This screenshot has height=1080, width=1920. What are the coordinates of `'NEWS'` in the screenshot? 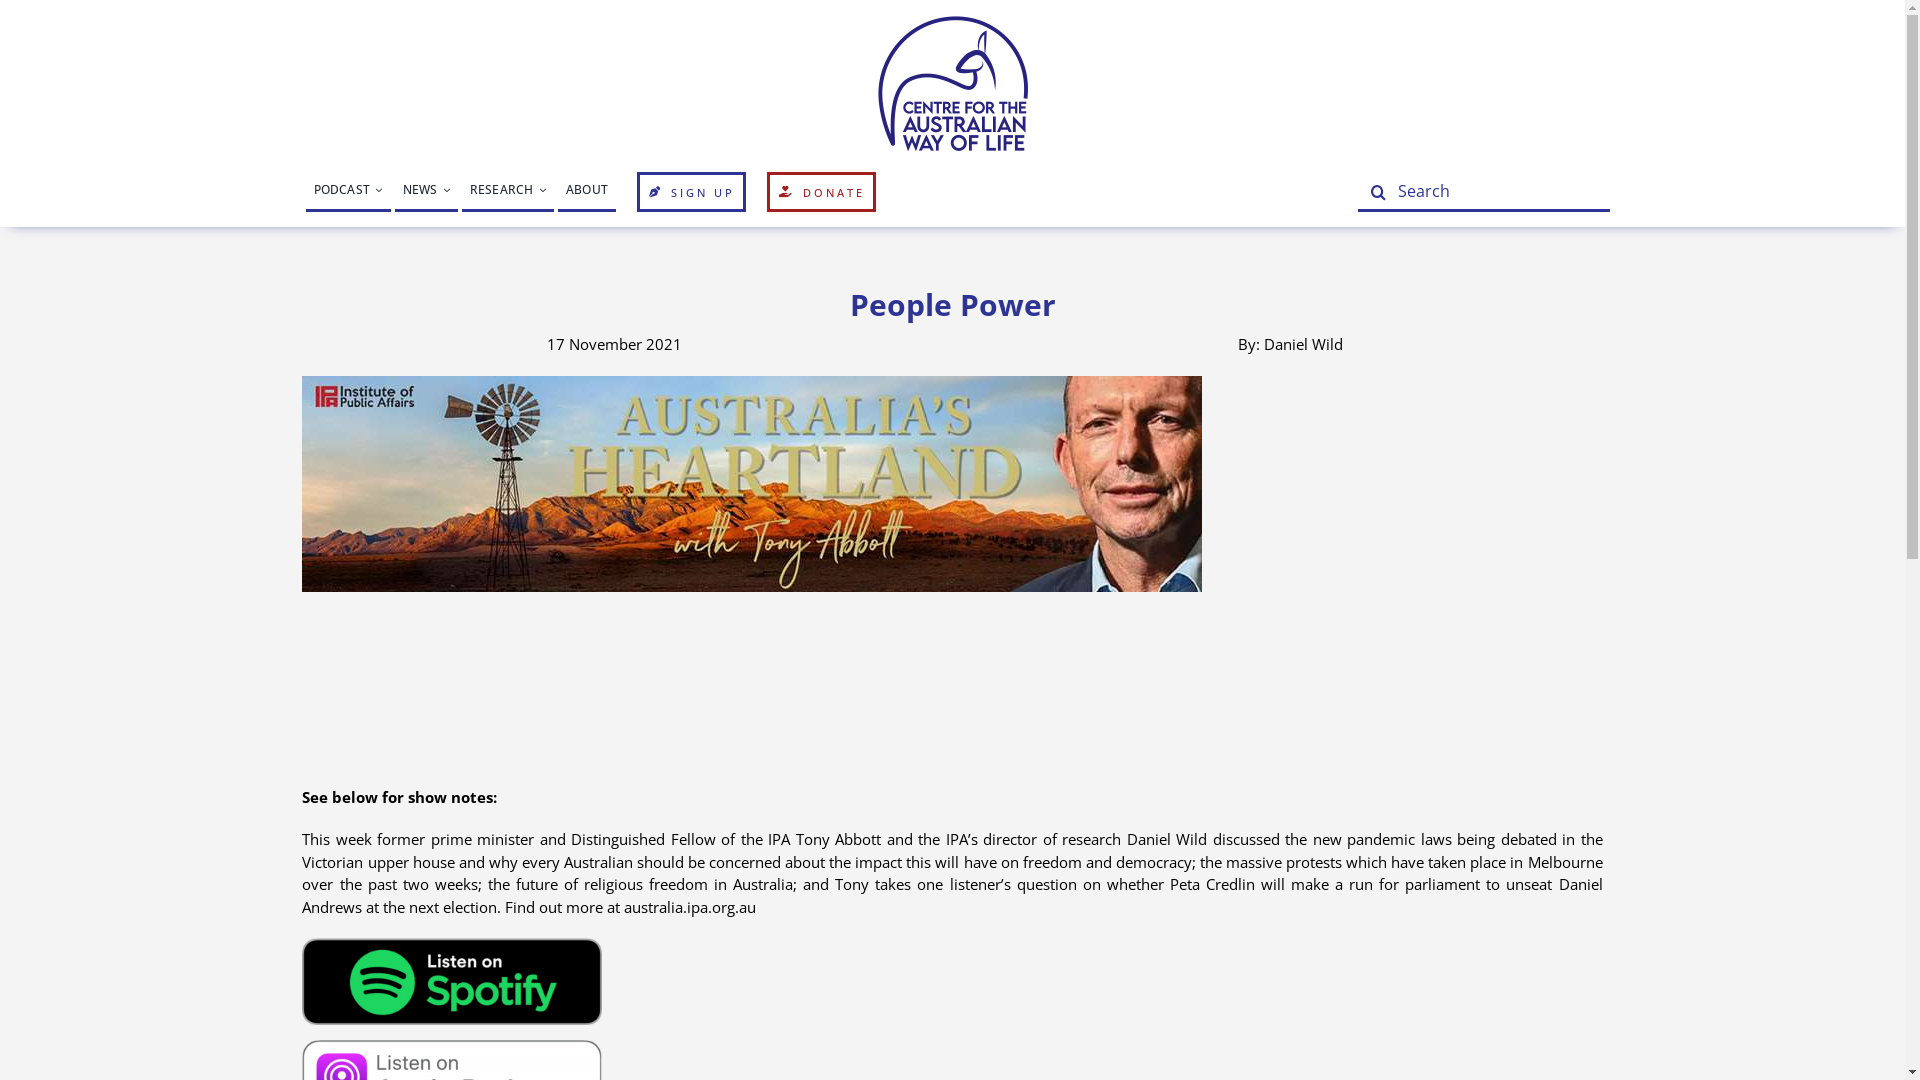 It's located at (425, 192).